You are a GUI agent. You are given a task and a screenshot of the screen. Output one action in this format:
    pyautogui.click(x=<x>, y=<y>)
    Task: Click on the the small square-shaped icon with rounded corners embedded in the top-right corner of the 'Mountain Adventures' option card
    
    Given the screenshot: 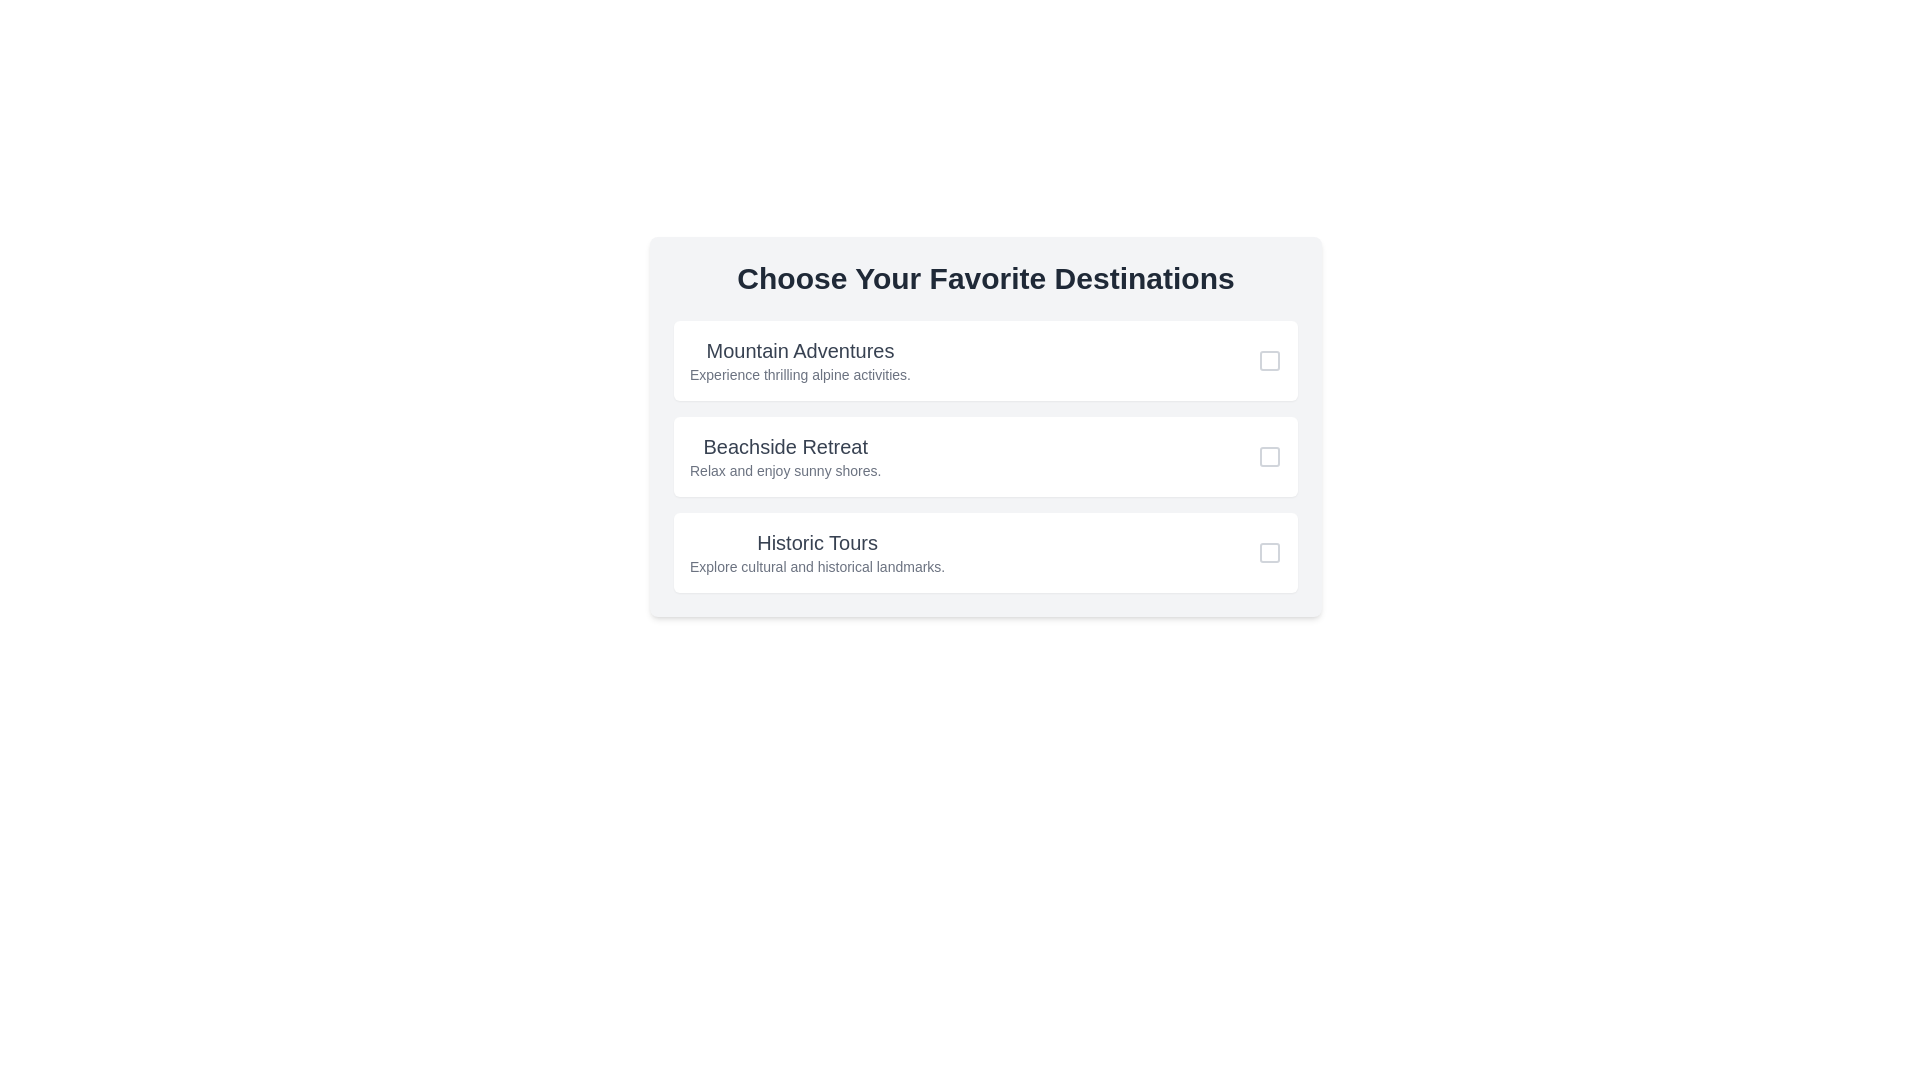 What is the action you would take?
    pyautogui.click(x=1269, y=361)
    